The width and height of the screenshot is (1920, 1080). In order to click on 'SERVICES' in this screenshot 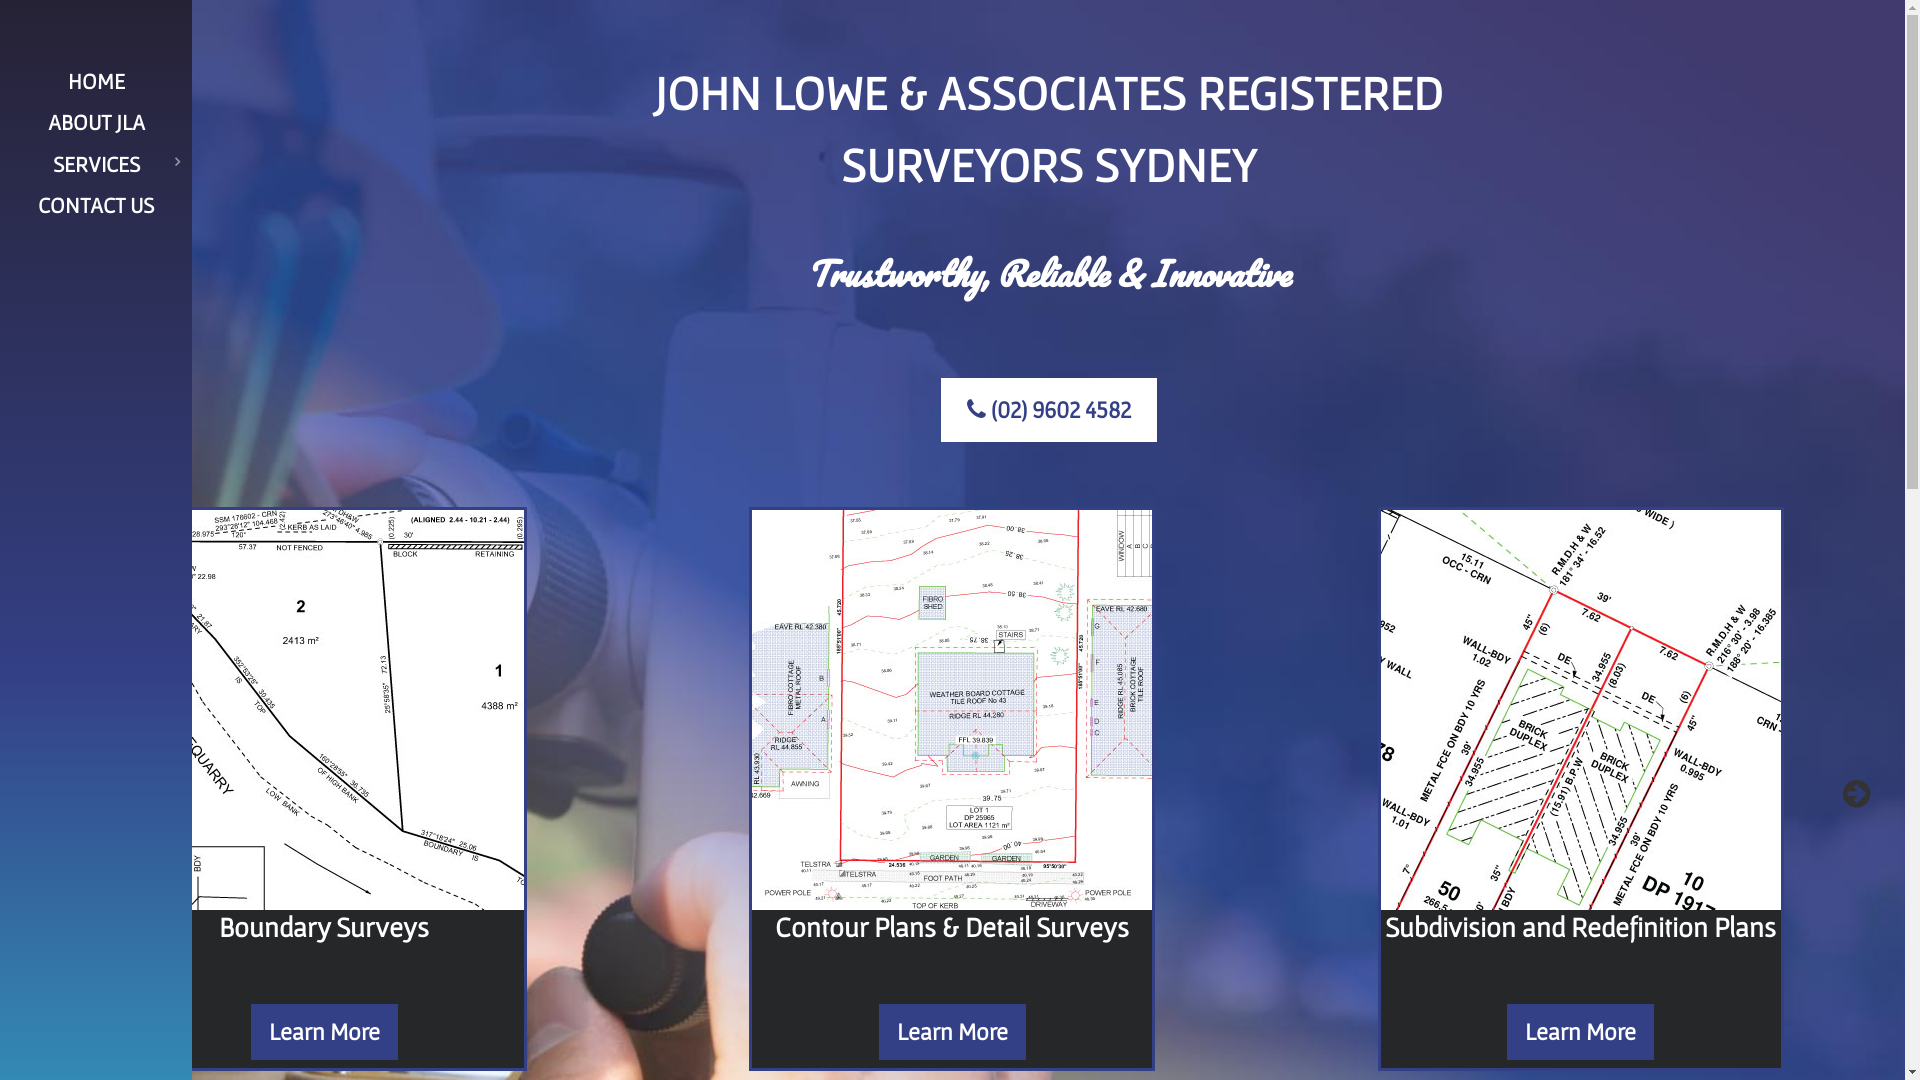, I will do `click(95, 163)`.